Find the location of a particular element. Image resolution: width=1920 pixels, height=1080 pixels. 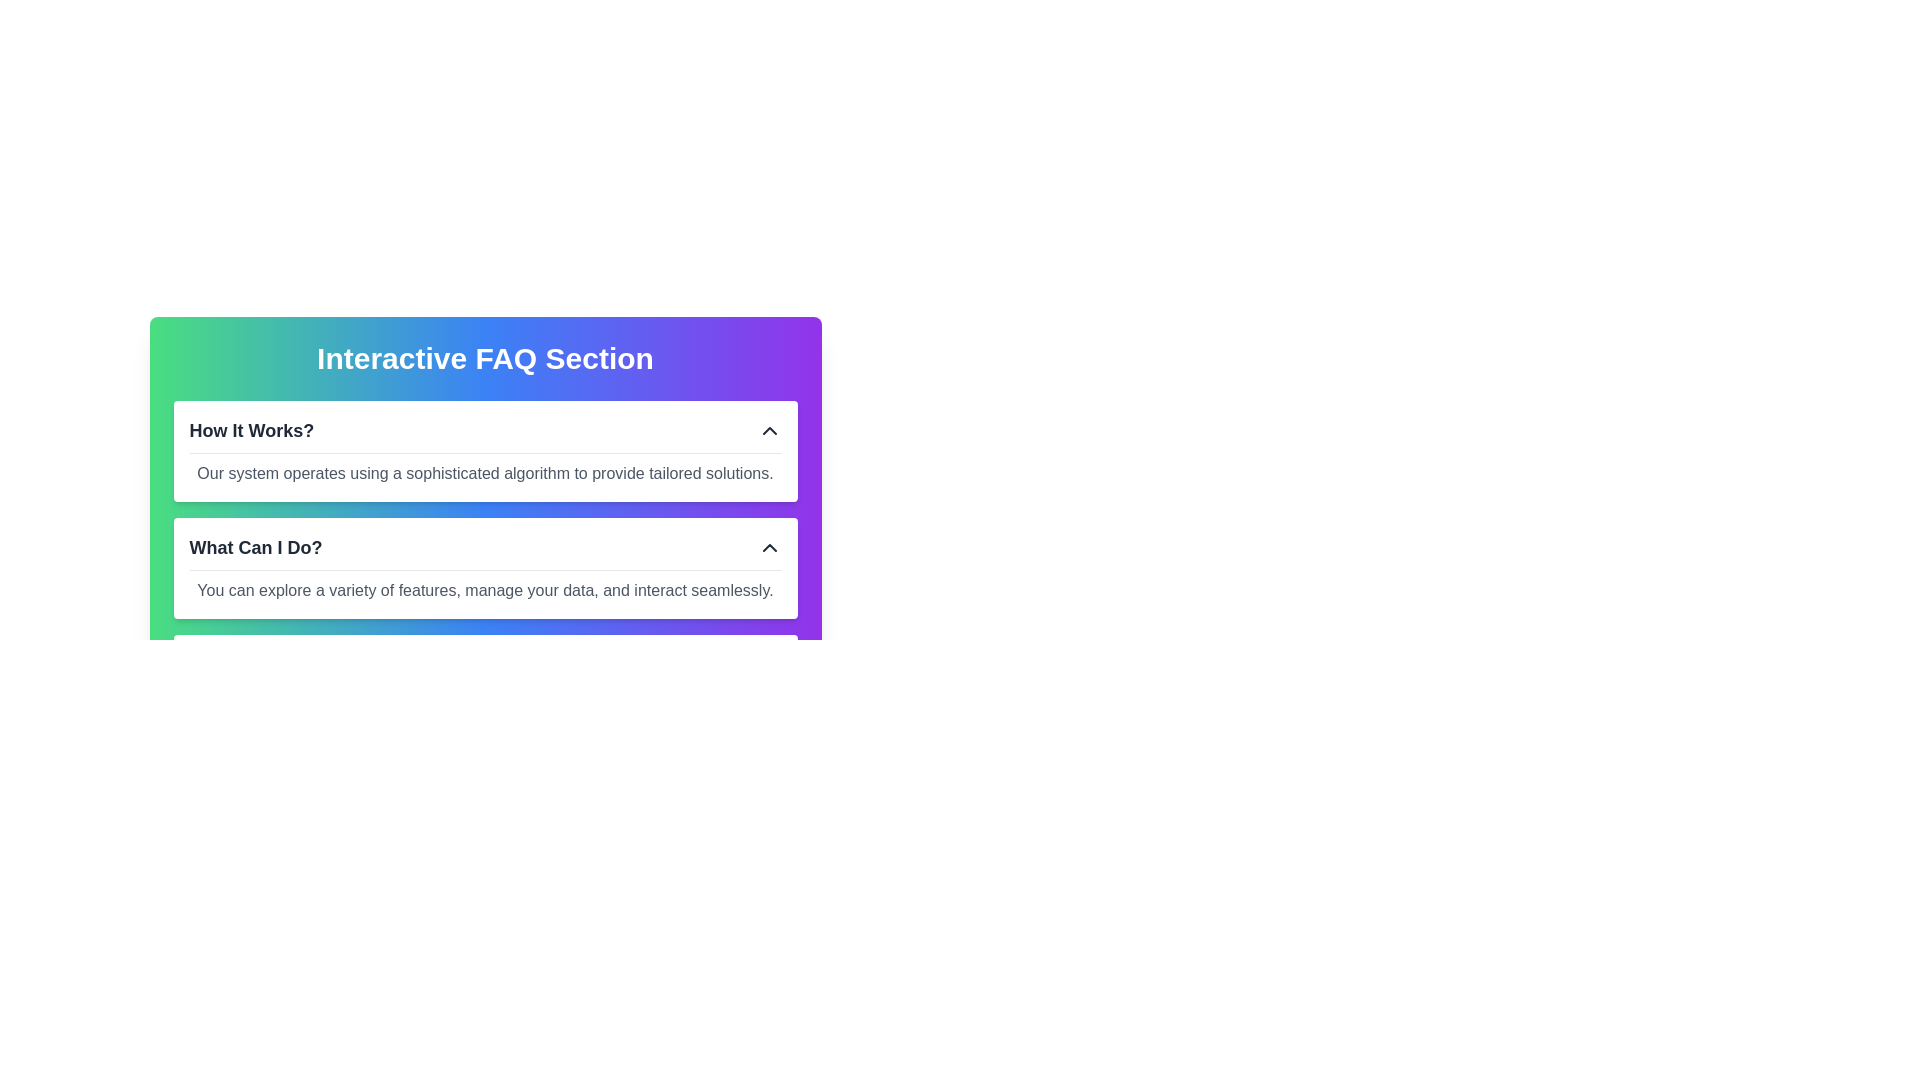

the second Collapsible FAQ Item titled 'What Can I Do?' is located at coordinates (485, 537).